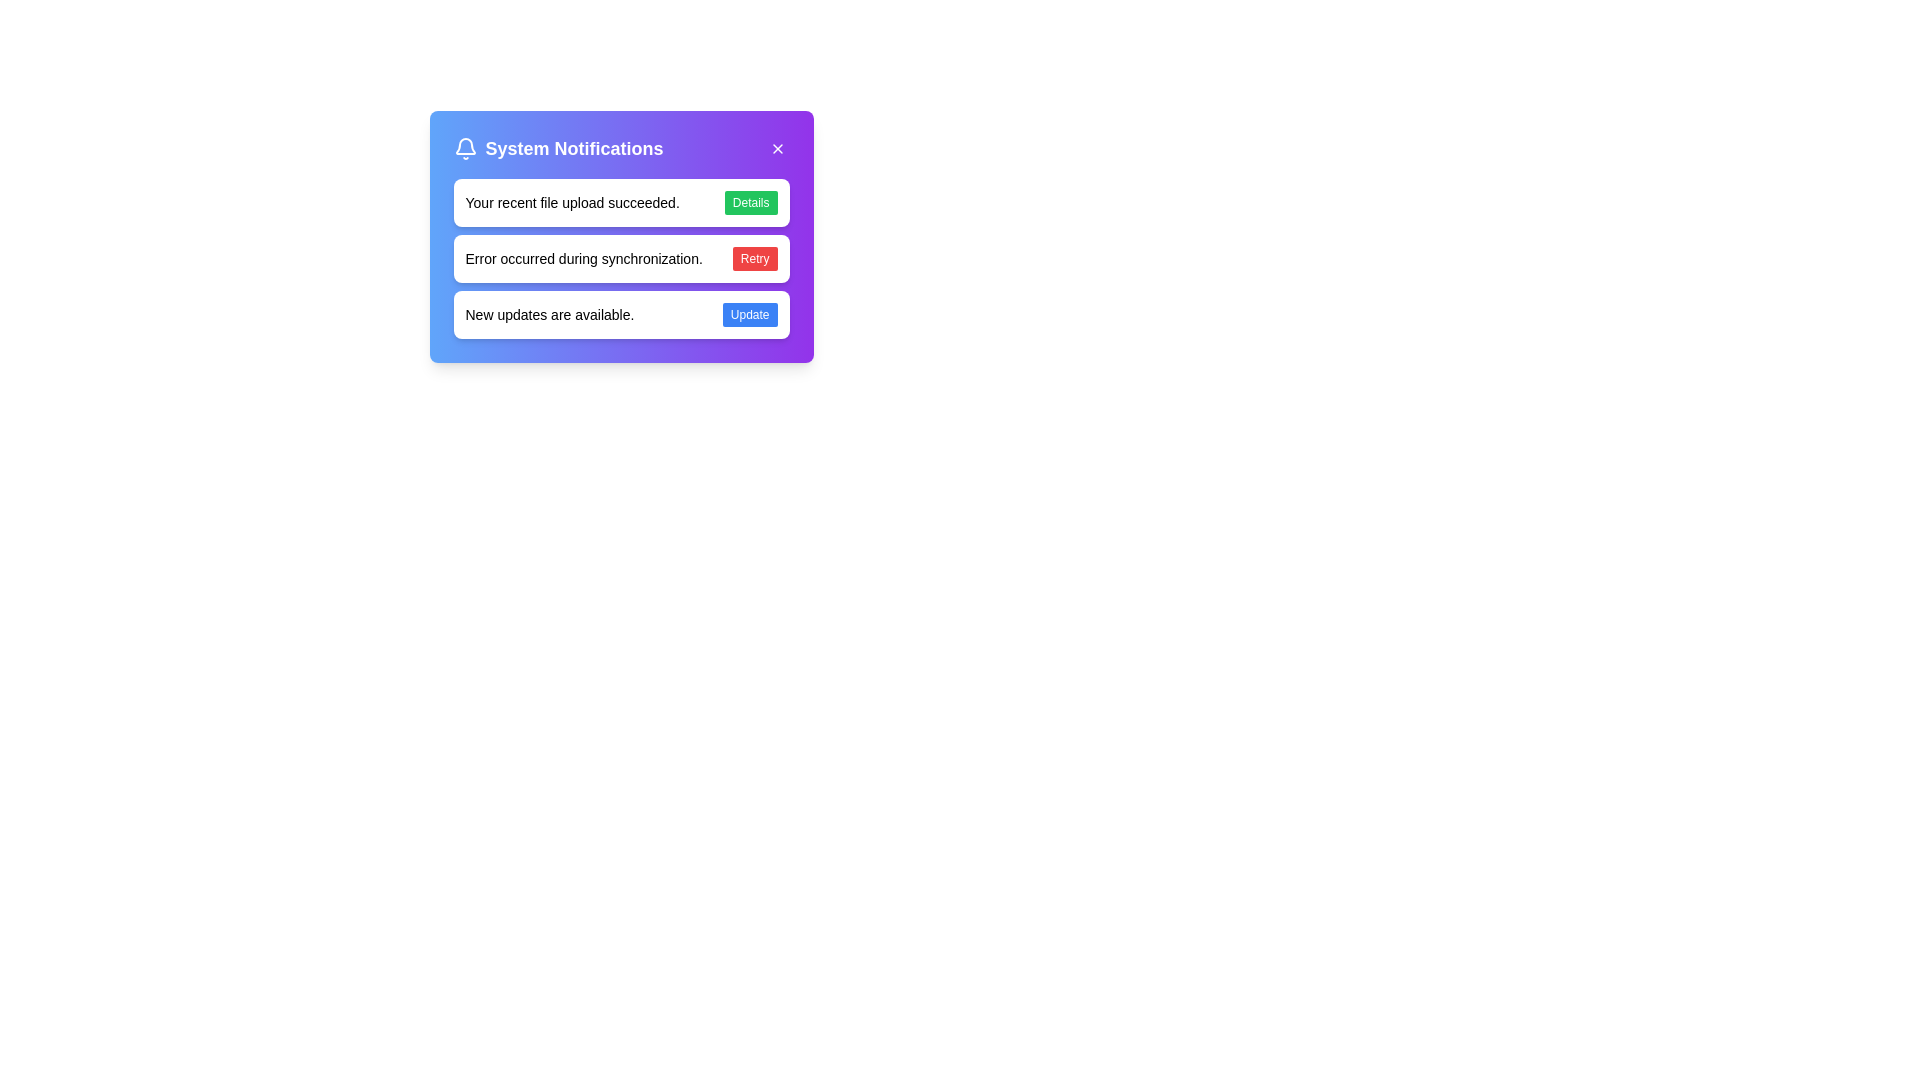 The width and height of the screenshot is (1920, 1080). What do you see at coordinates (571, 203) in the screenshot?
I see `the static text label that provides feedback about the successful completion of a file upload, located centrally within a notification card to the left of the 'Details' button` at bounding box center [571, 203].